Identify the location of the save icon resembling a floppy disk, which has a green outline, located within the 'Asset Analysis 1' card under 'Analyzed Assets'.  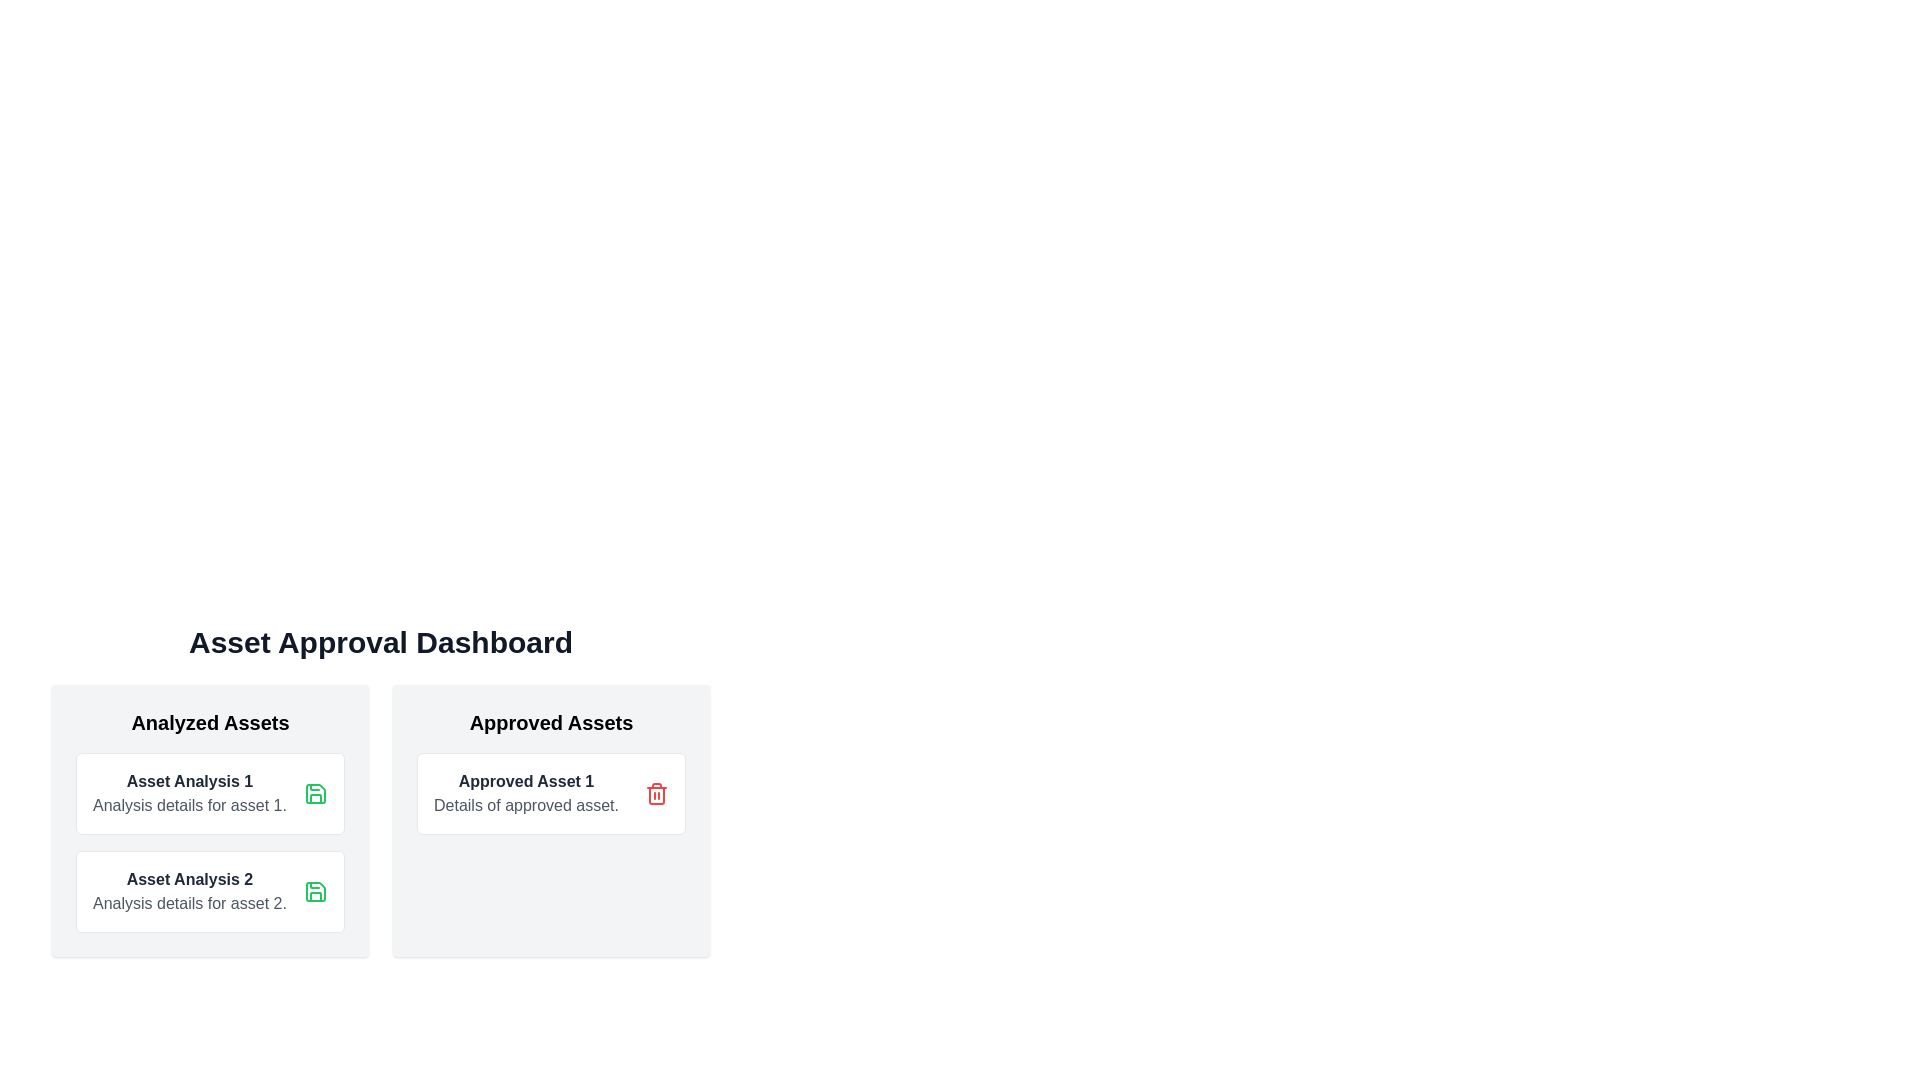
(315, 890).